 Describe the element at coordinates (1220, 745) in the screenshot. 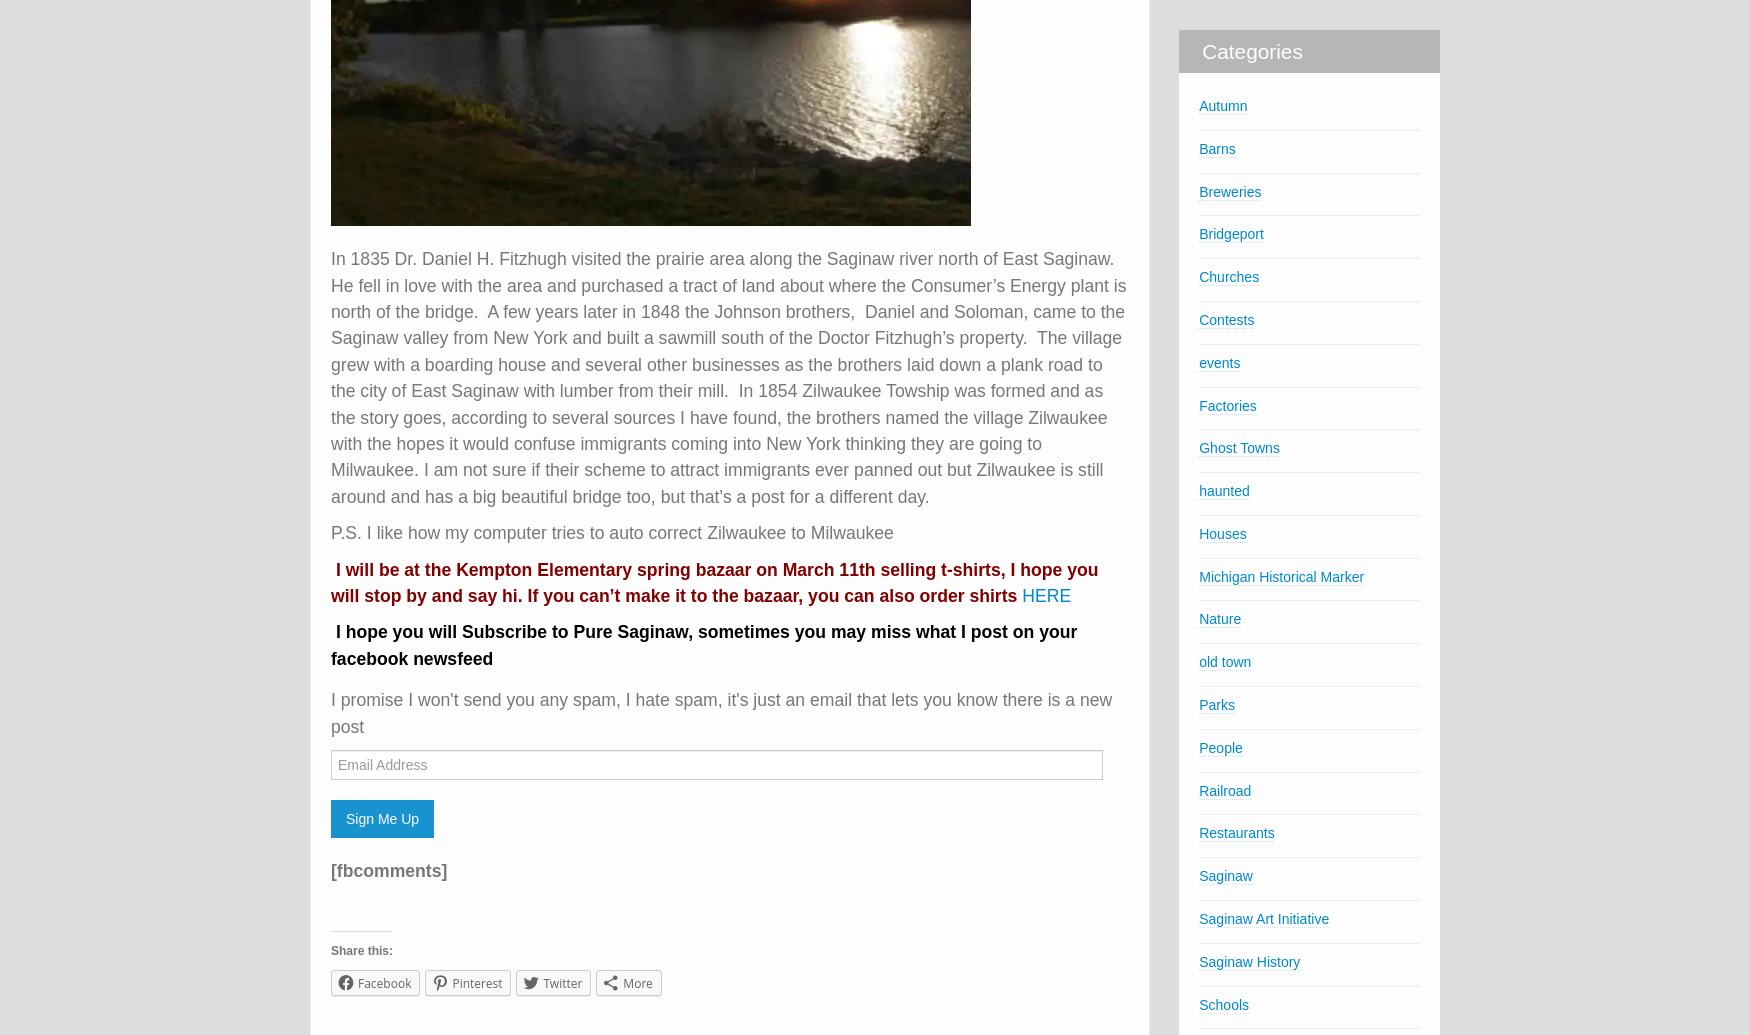

I see `'People'` at that location.